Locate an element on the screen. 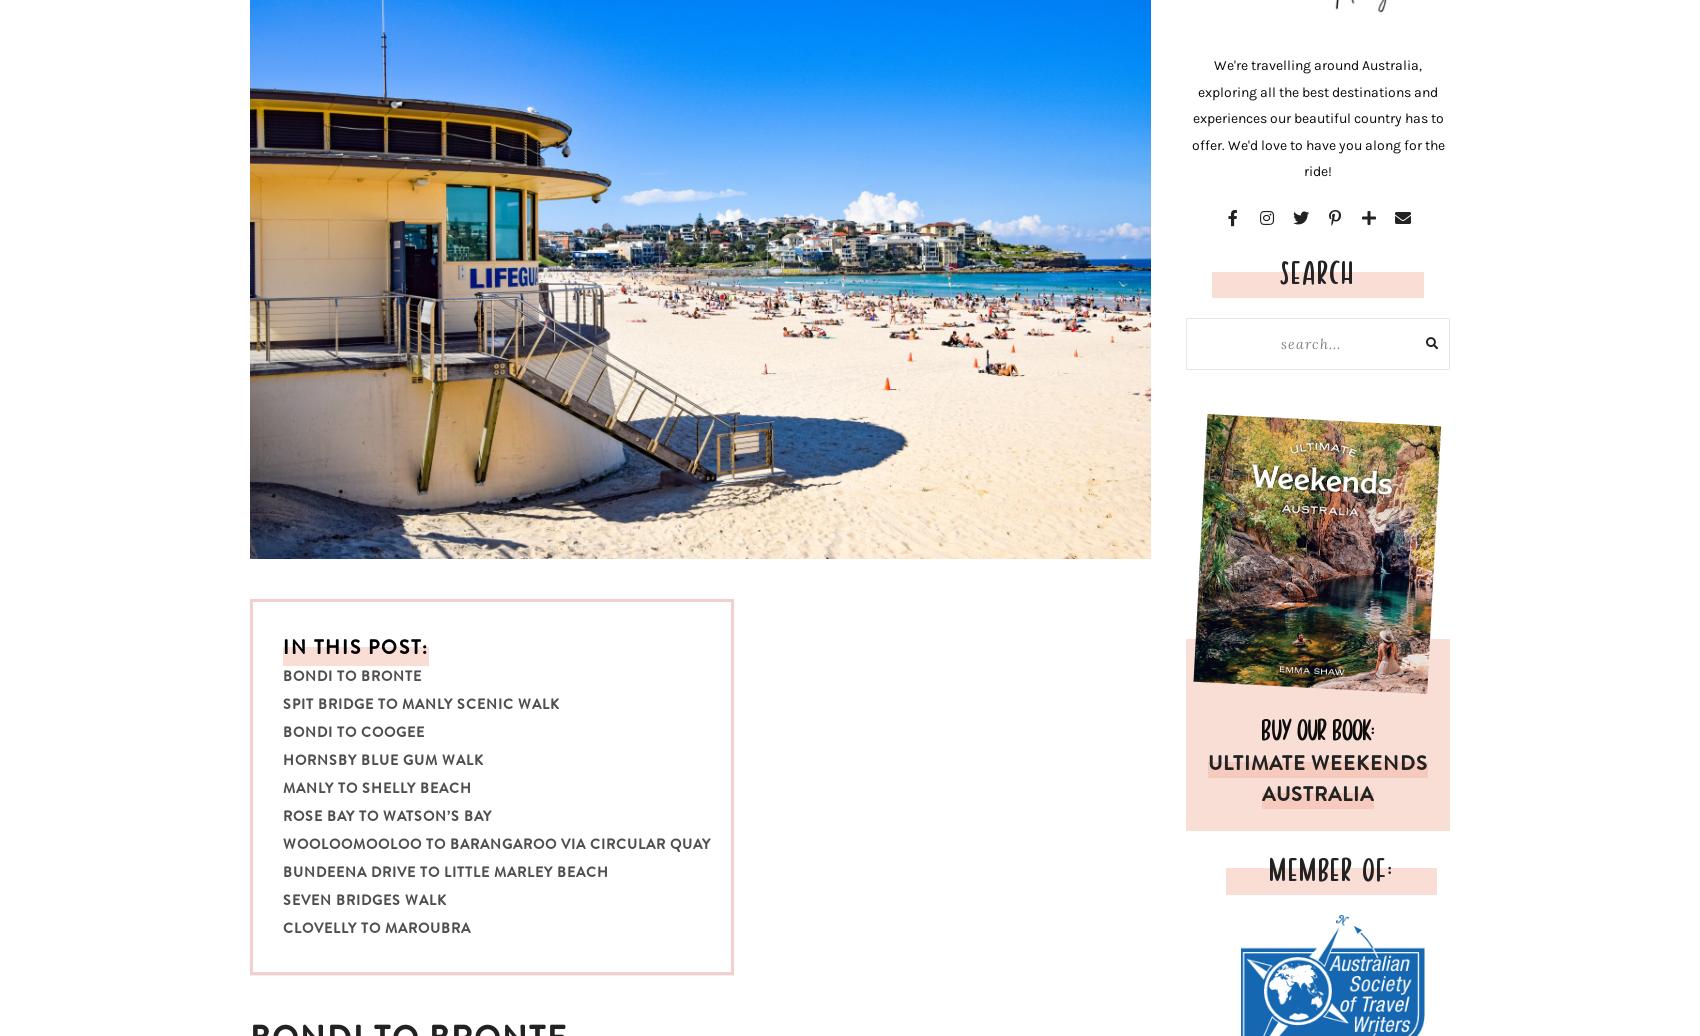 The height and width of the screenshot is (1036, 1700). 'Member of:' is located at coordinates (1330, 867).